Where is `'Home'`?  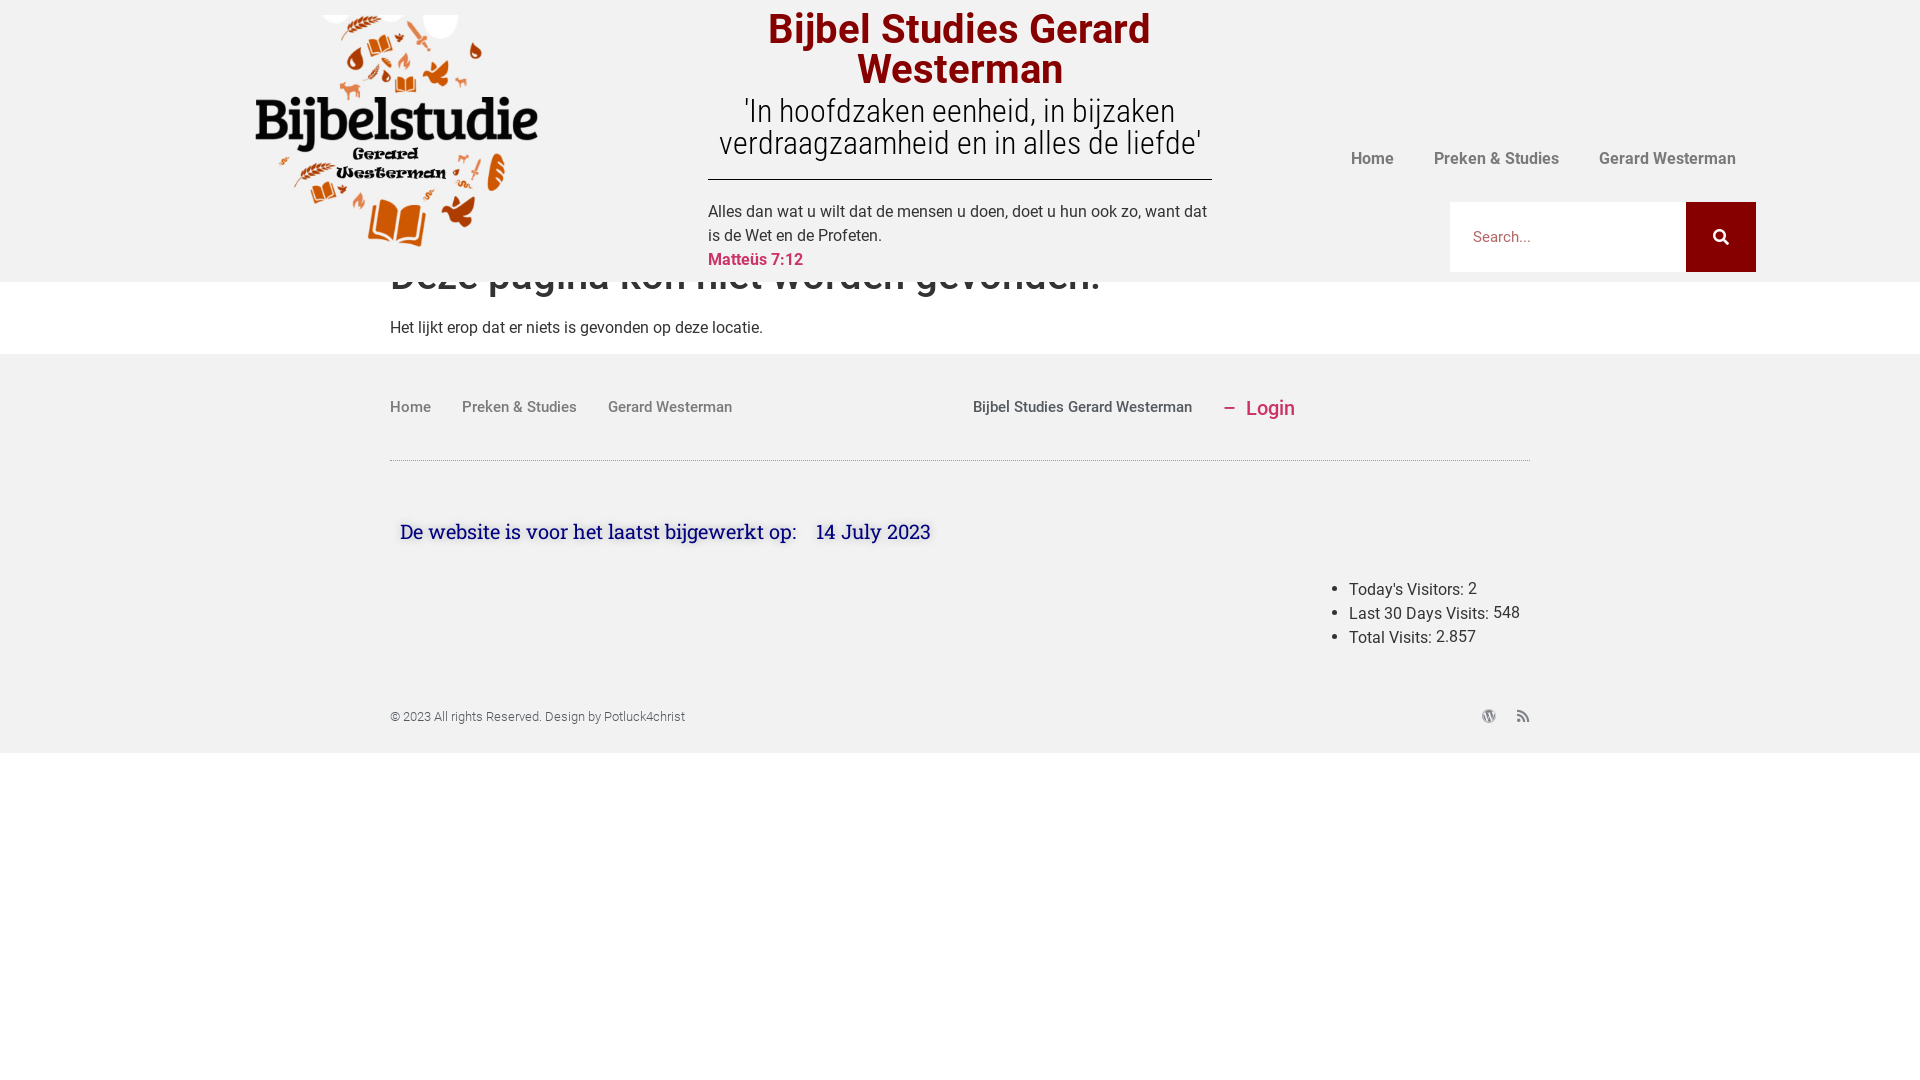 'Home' is located at coordinates (409, 406).